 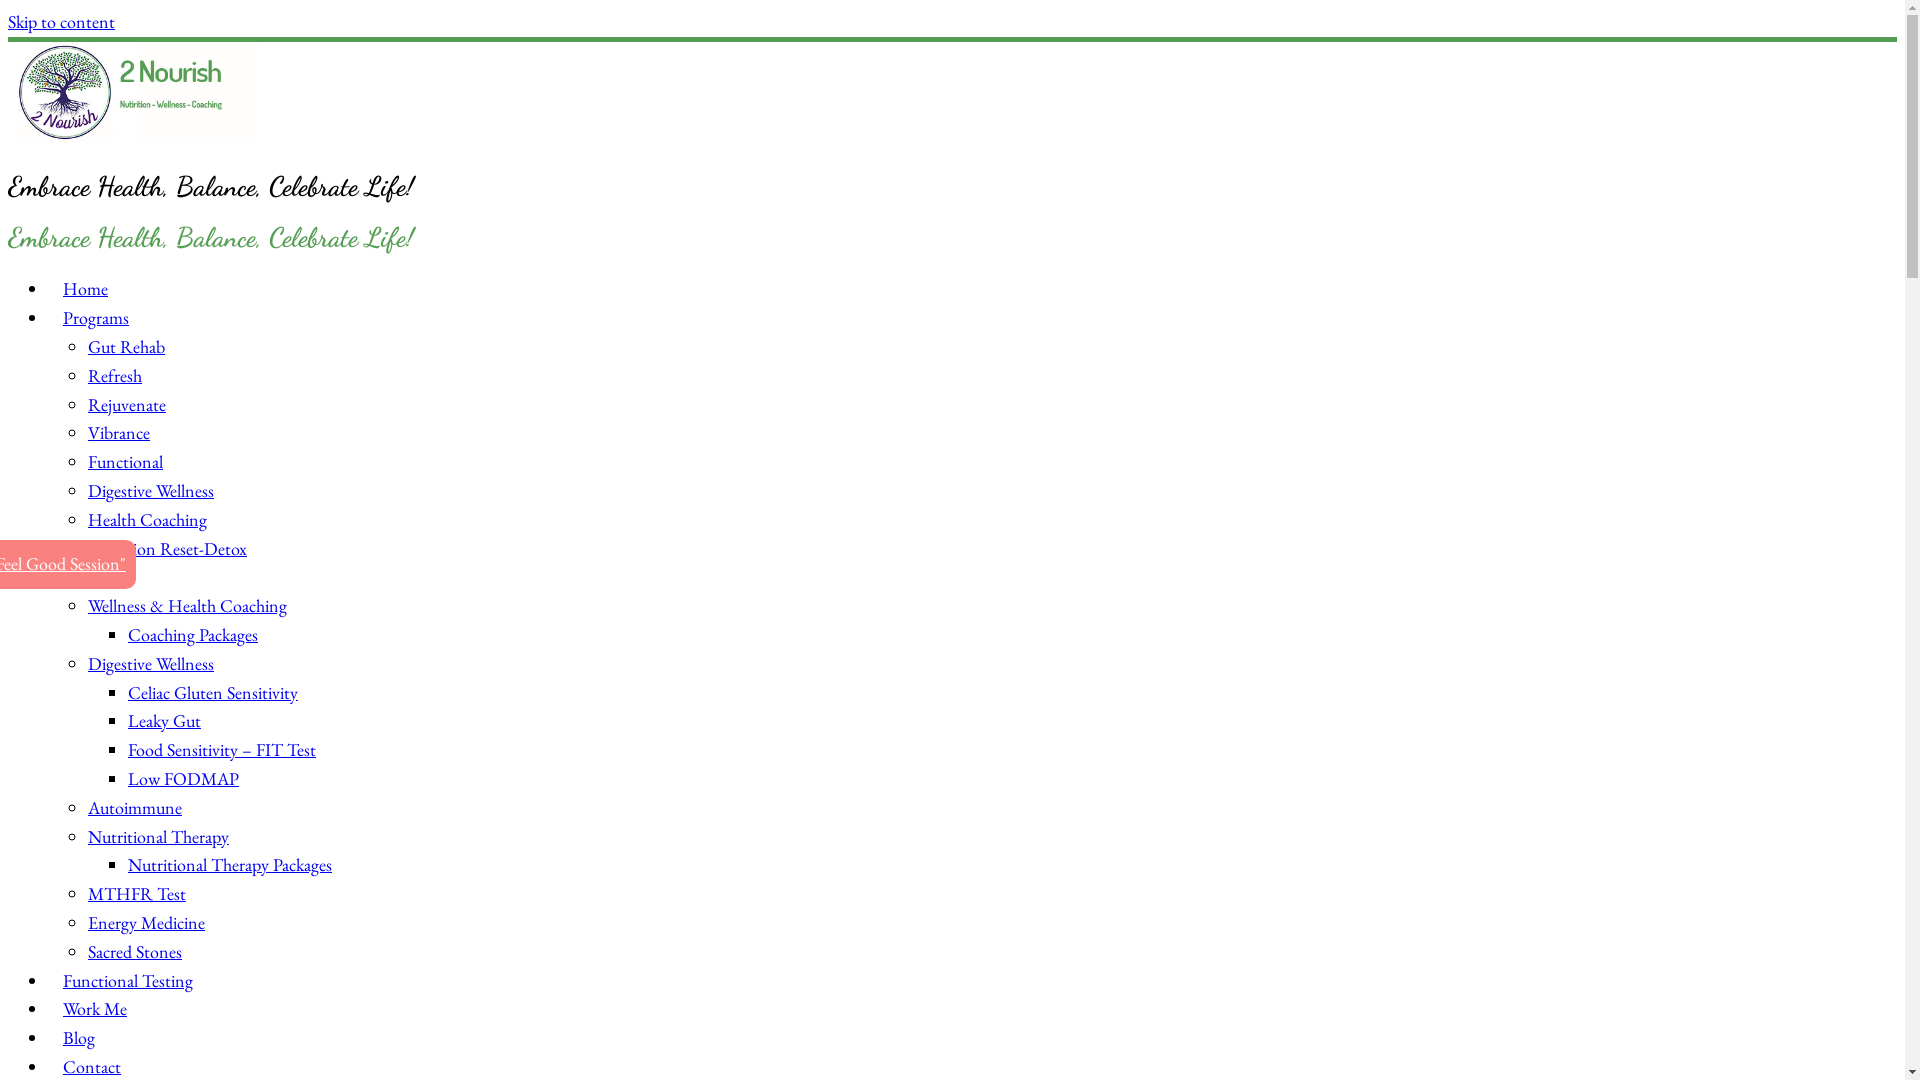 What do you see at coordinates (164, 720) in the screenshot?
I see `'Leaky Gut'` at bounding box center [164, 720].